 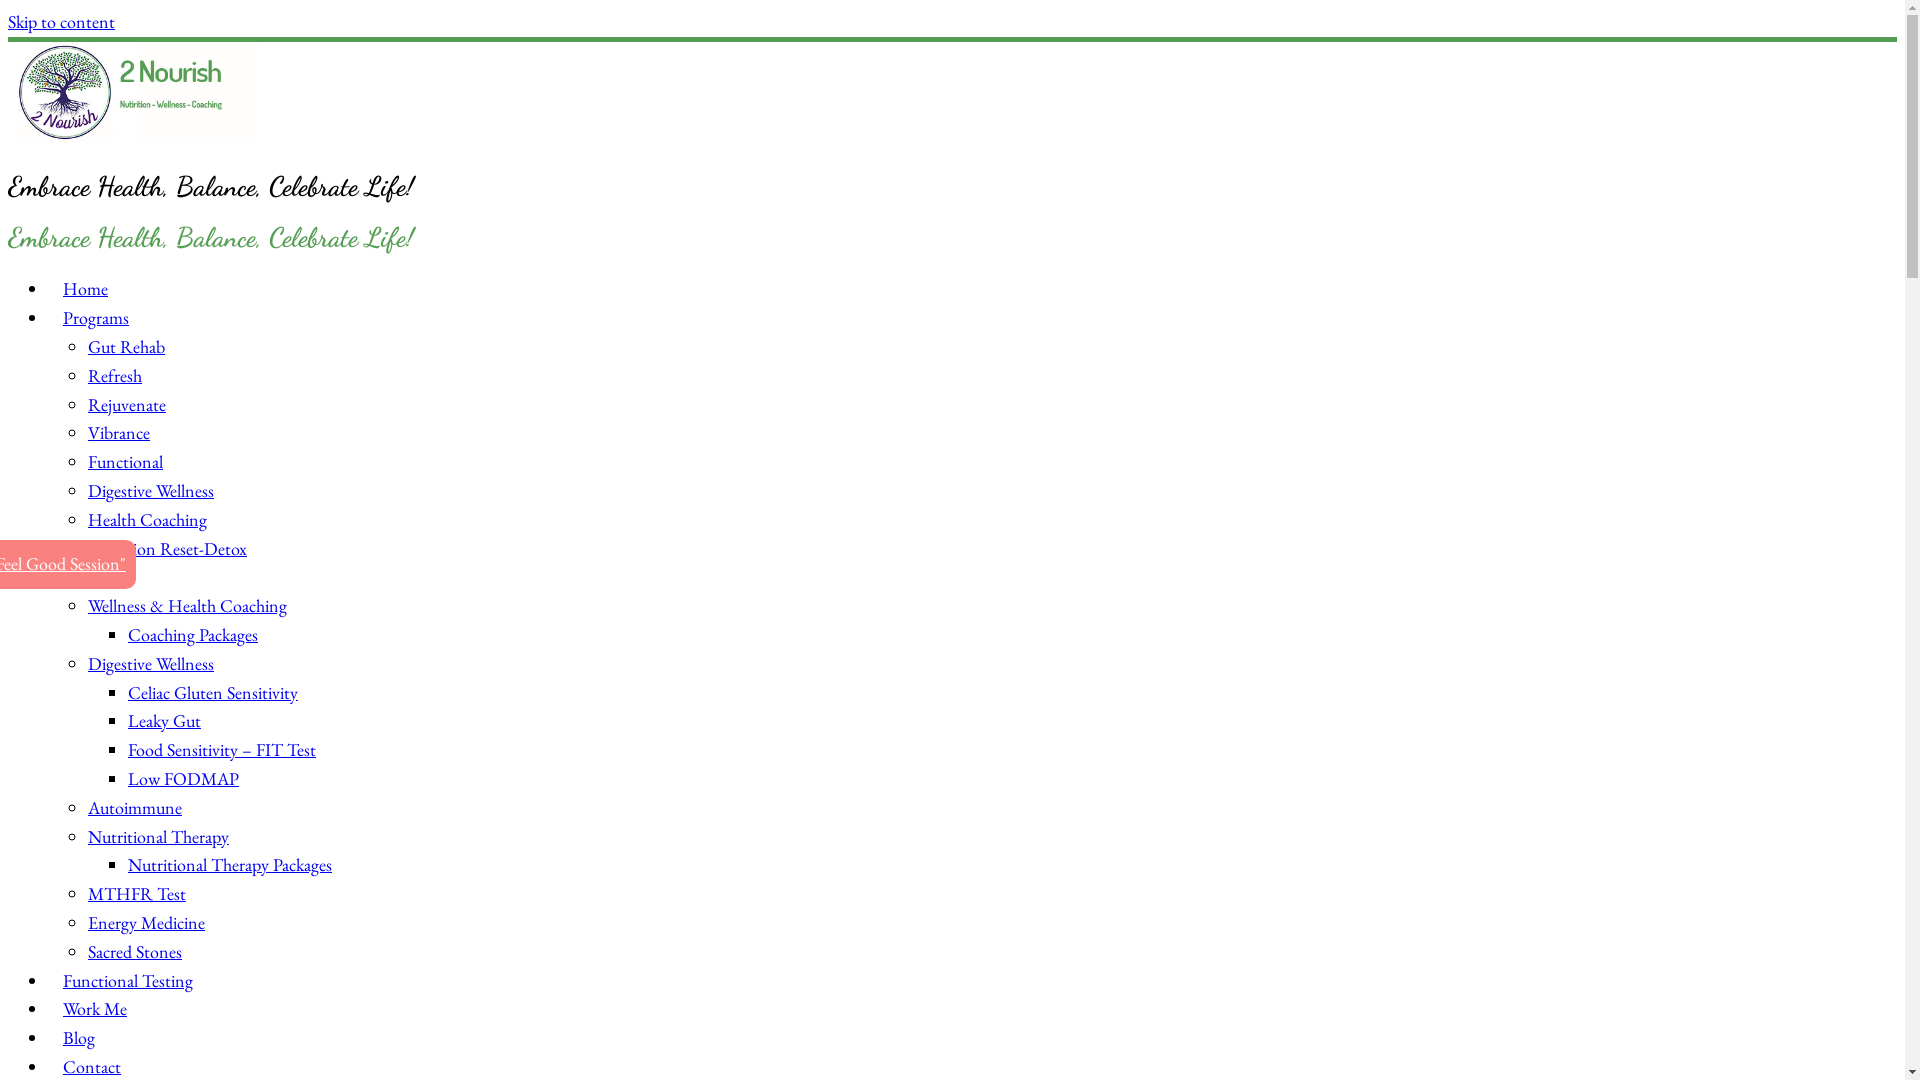 What do you see at coordinates (164, 720) in the screenshot?
I see `'Leaky Gut'` at bounding box center [164, 720].